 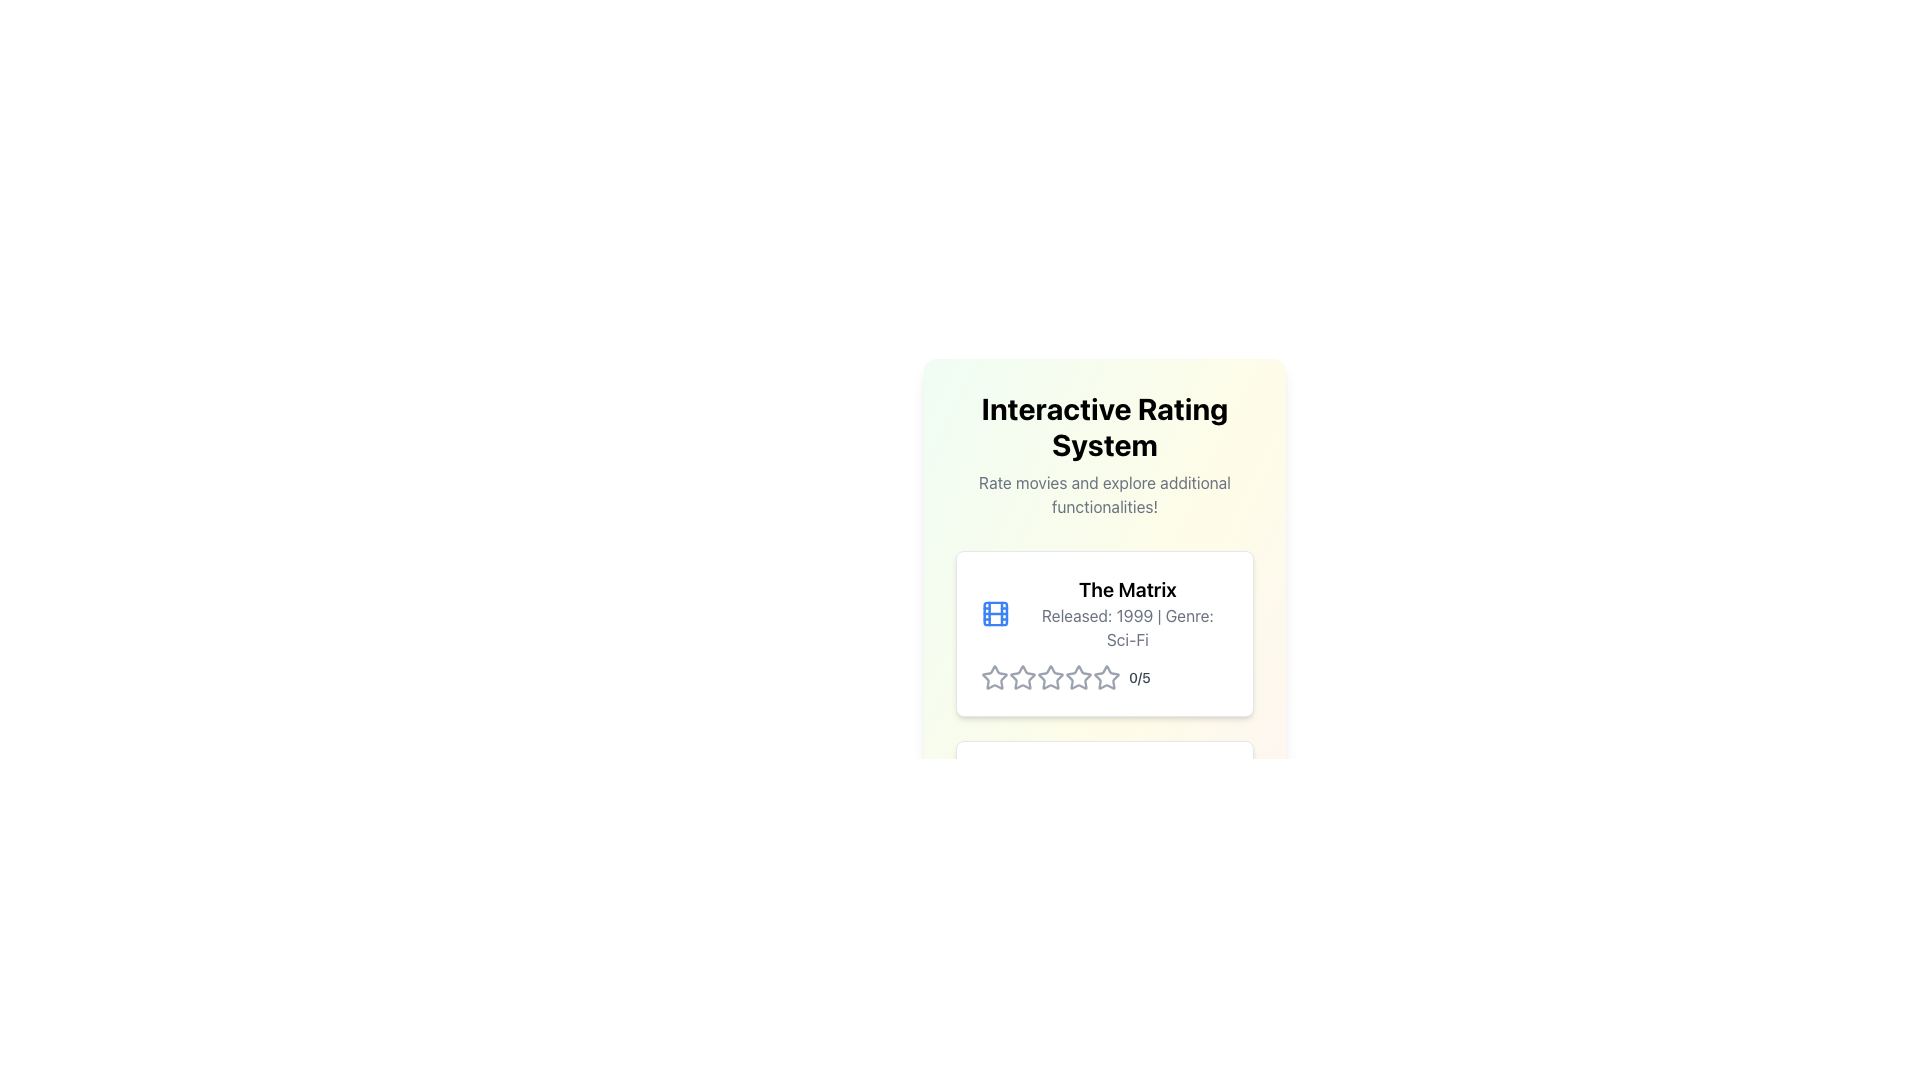 I want to click on the first interactive star icon used for rating, located directly underneath the movie information block for 'The Matrix', so click(x=994, y=677).